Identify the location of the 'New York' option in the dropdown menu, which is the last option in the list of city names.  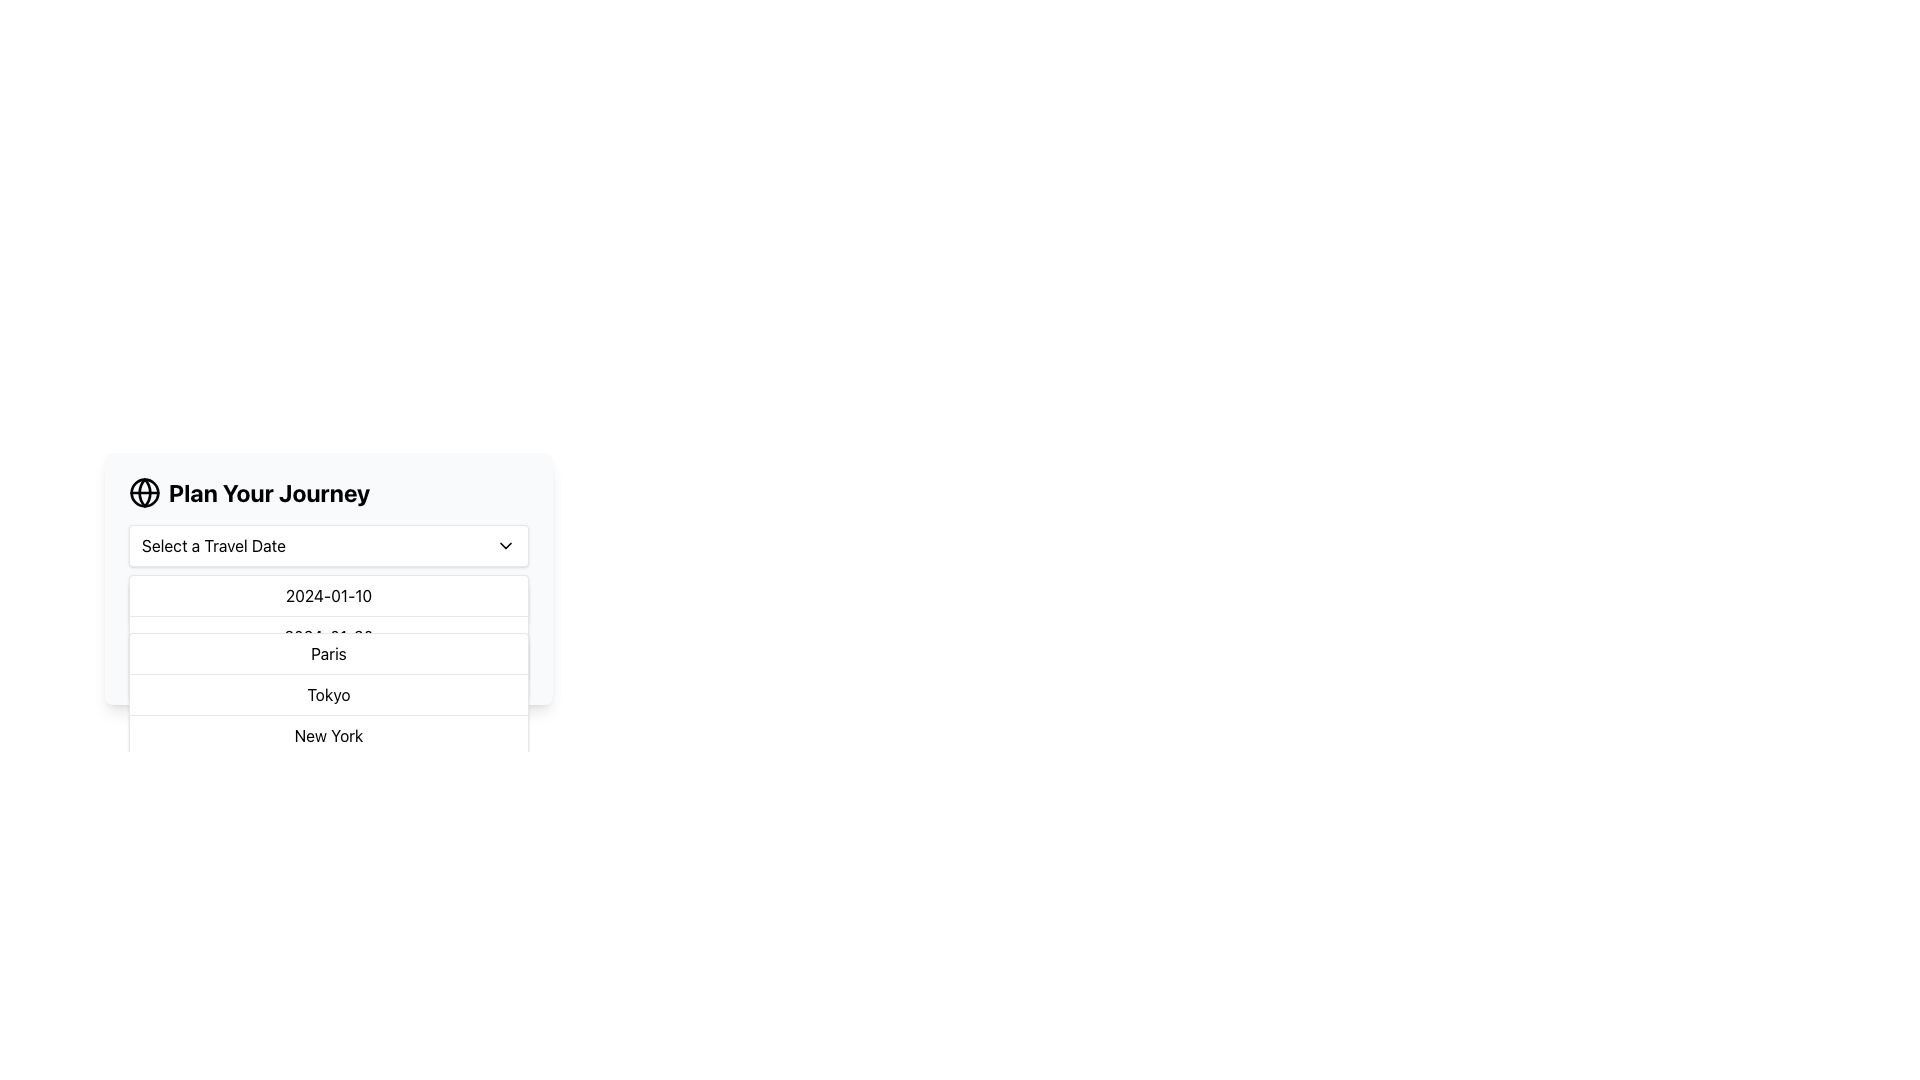
(329, 735).